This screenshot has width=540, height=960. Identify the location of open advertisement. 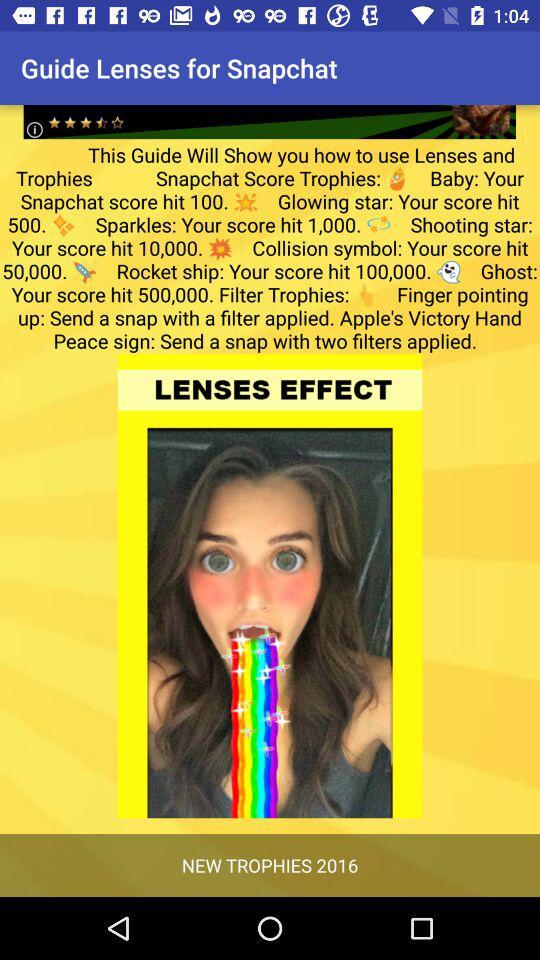
(269, 106).